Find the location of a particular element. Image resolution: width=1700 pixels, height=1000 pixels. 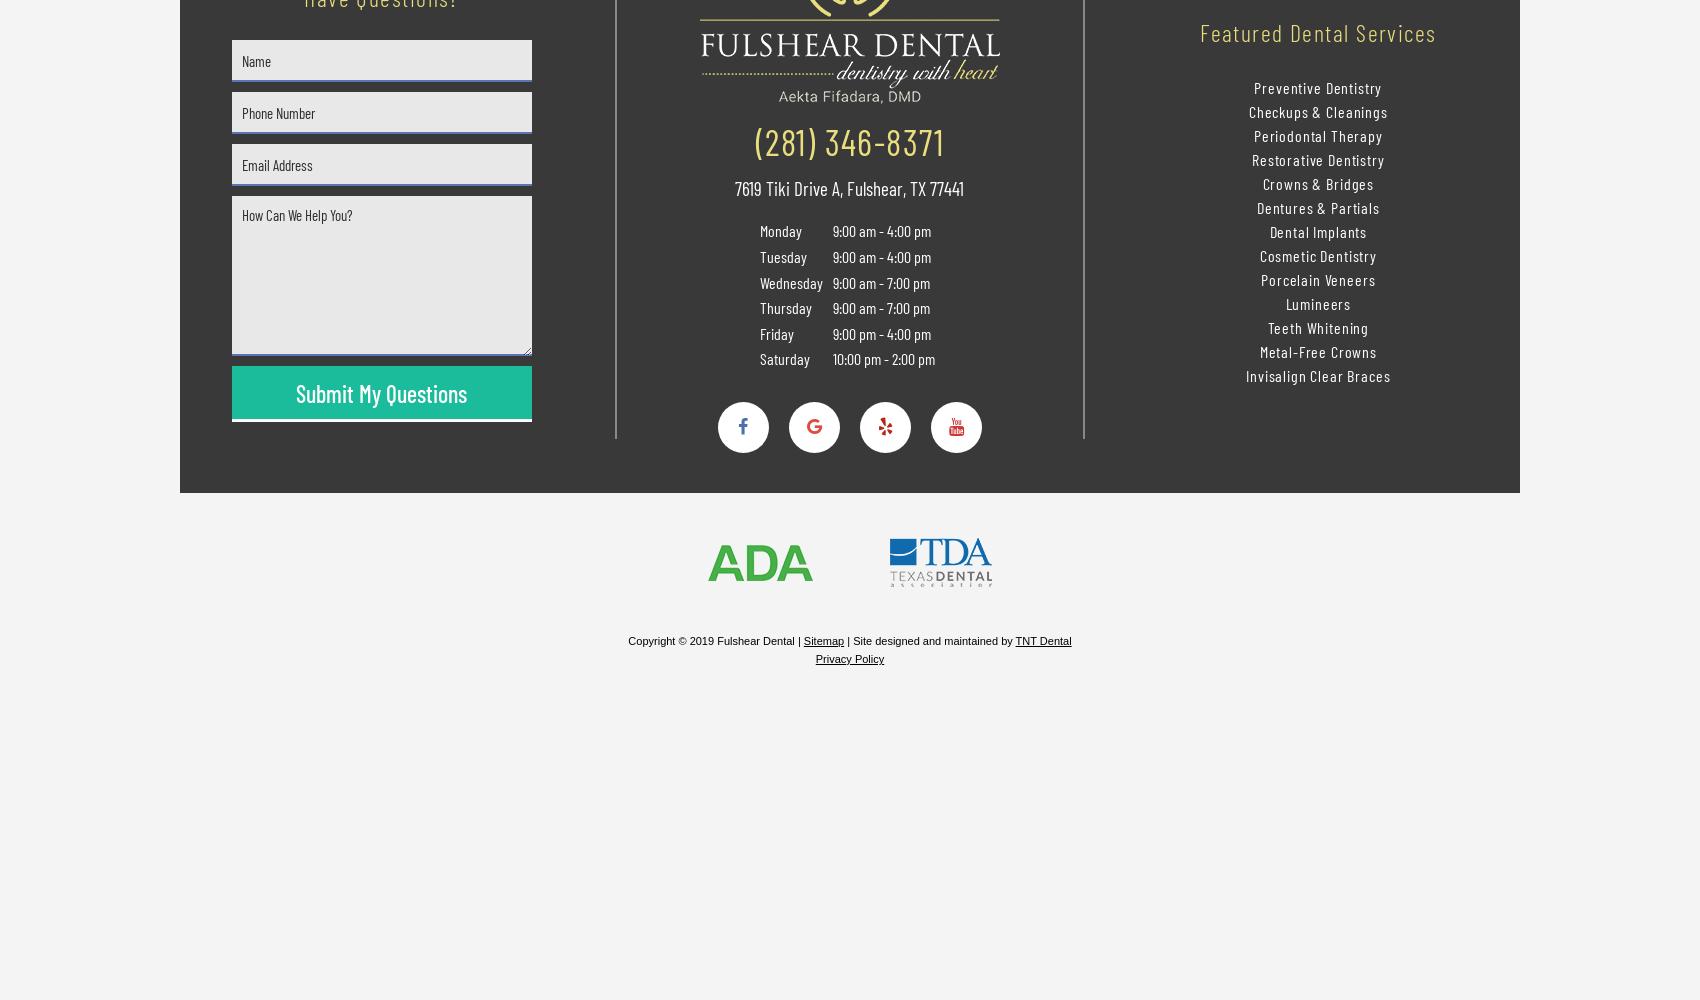

'9:00 pm - 4:00 pm' is located at coordinates (879, 331).